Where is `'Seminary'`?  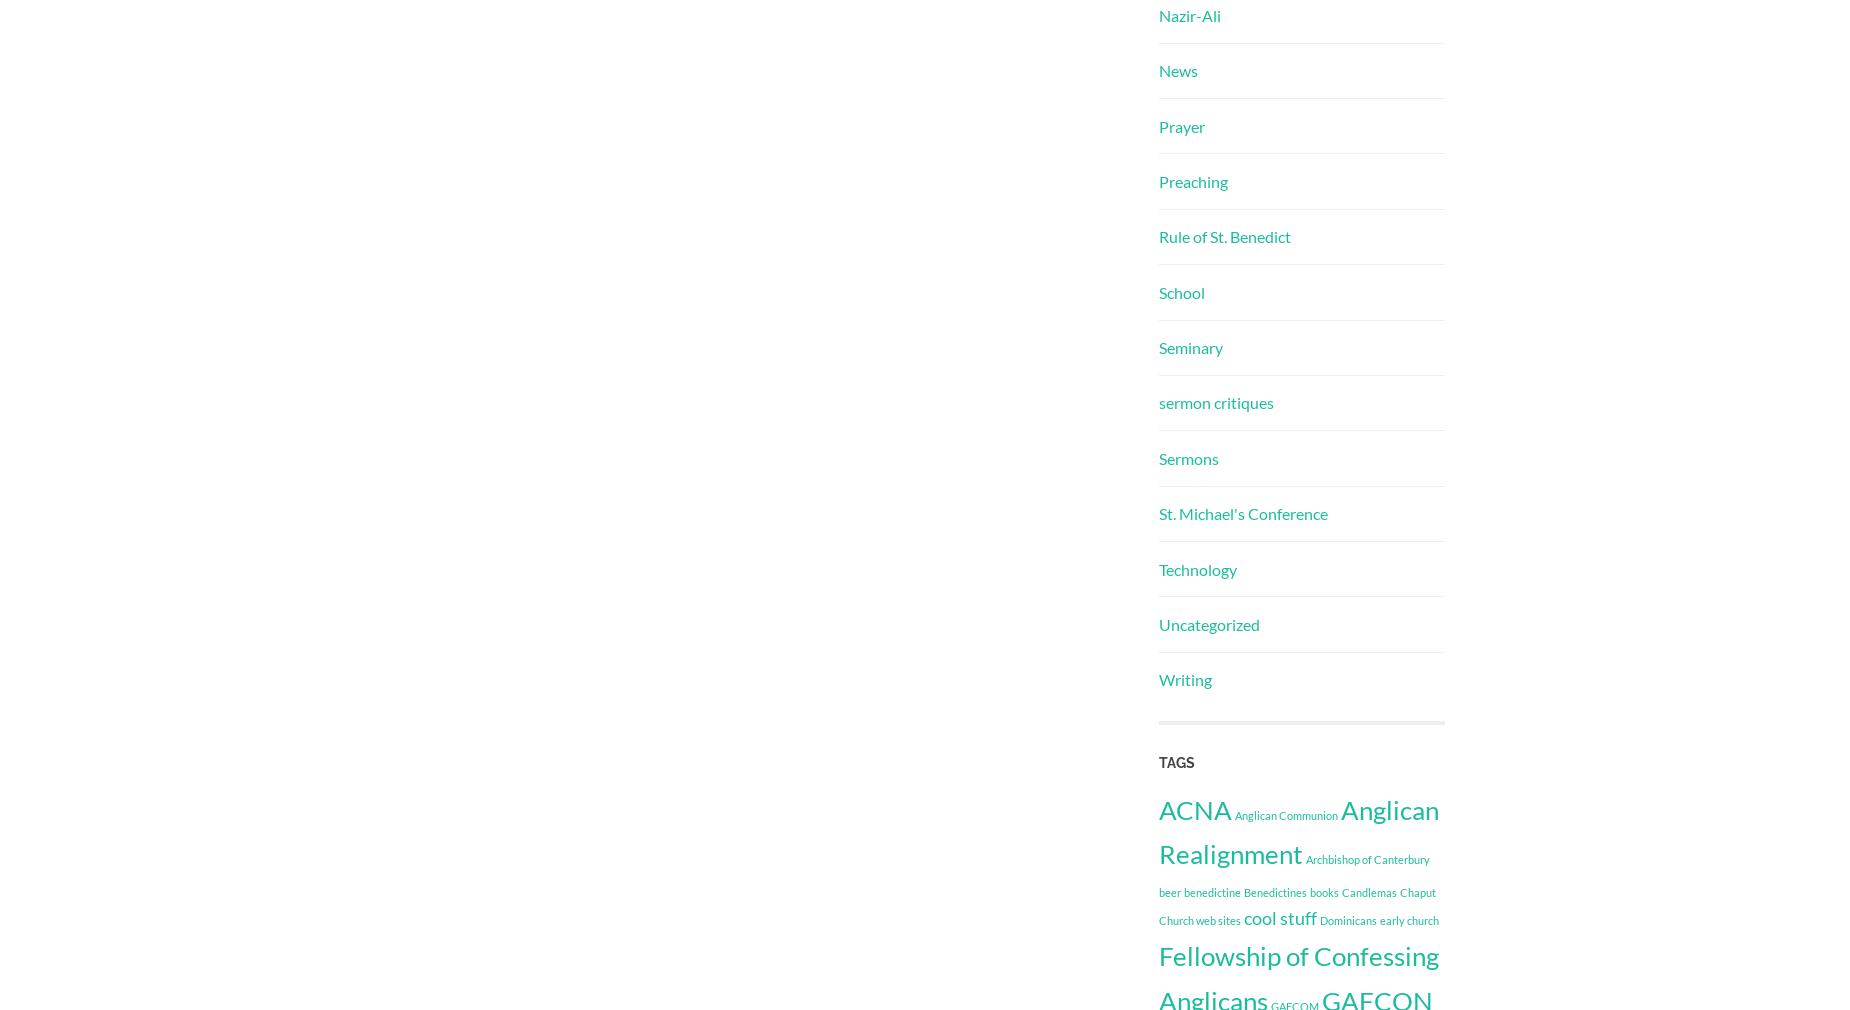
'Seminary' is located at coordinates (1190, 347).